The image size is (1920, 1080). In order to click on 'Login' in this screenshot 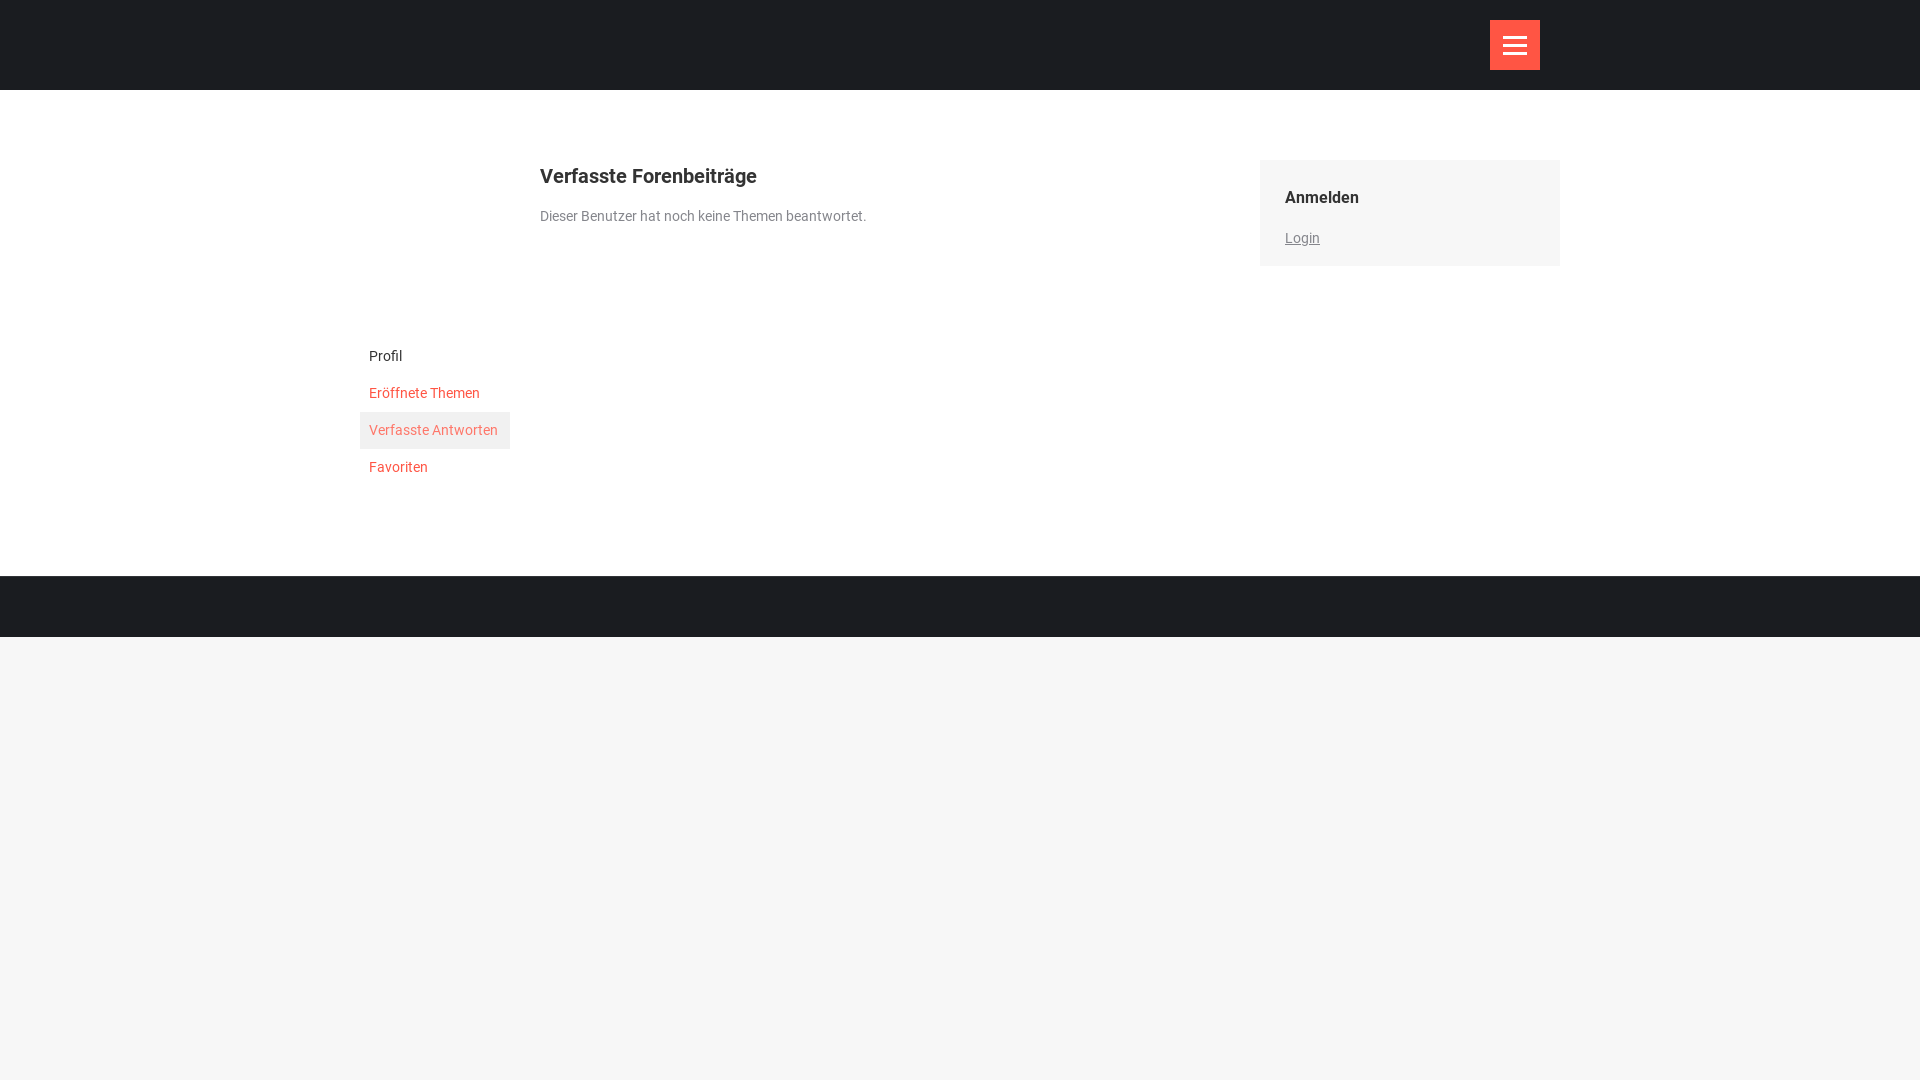, I will do `click(1302, 237)`.